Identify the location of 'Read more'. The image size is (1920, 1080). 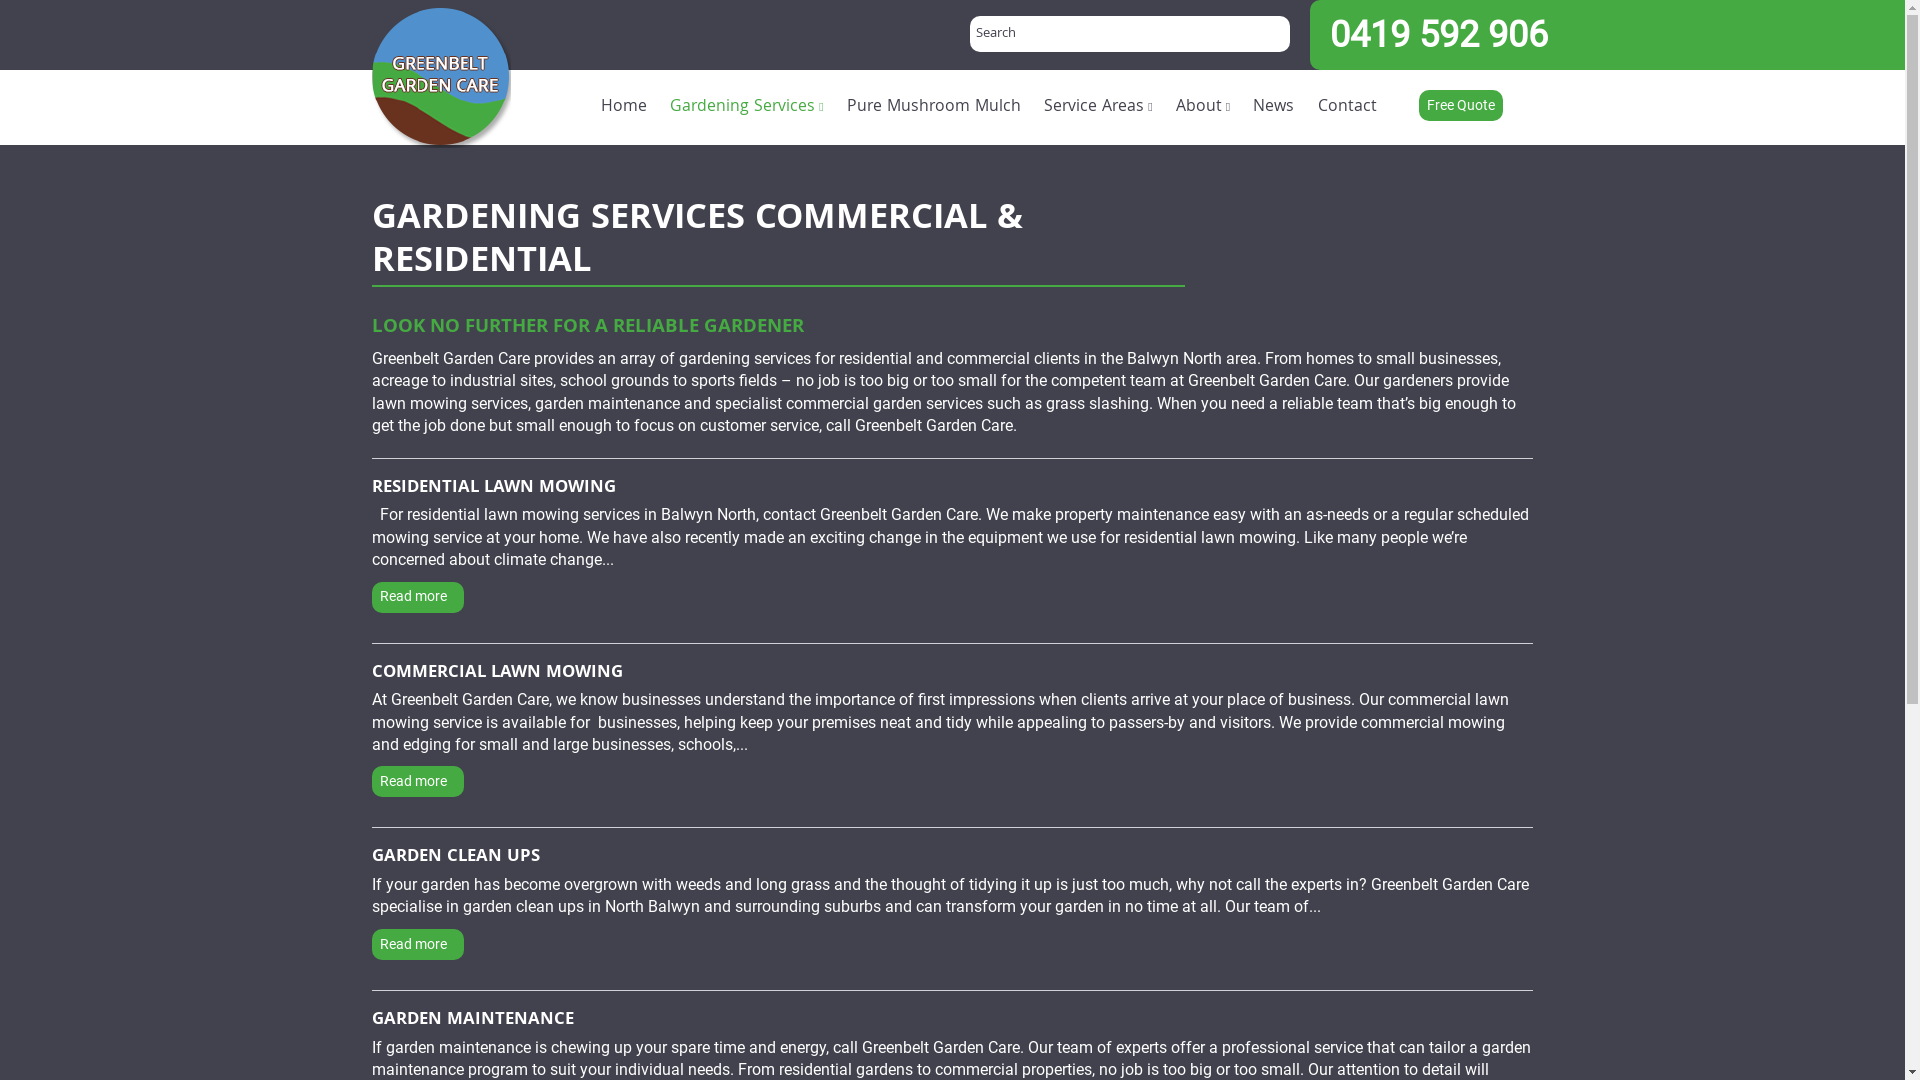
(416, 944).